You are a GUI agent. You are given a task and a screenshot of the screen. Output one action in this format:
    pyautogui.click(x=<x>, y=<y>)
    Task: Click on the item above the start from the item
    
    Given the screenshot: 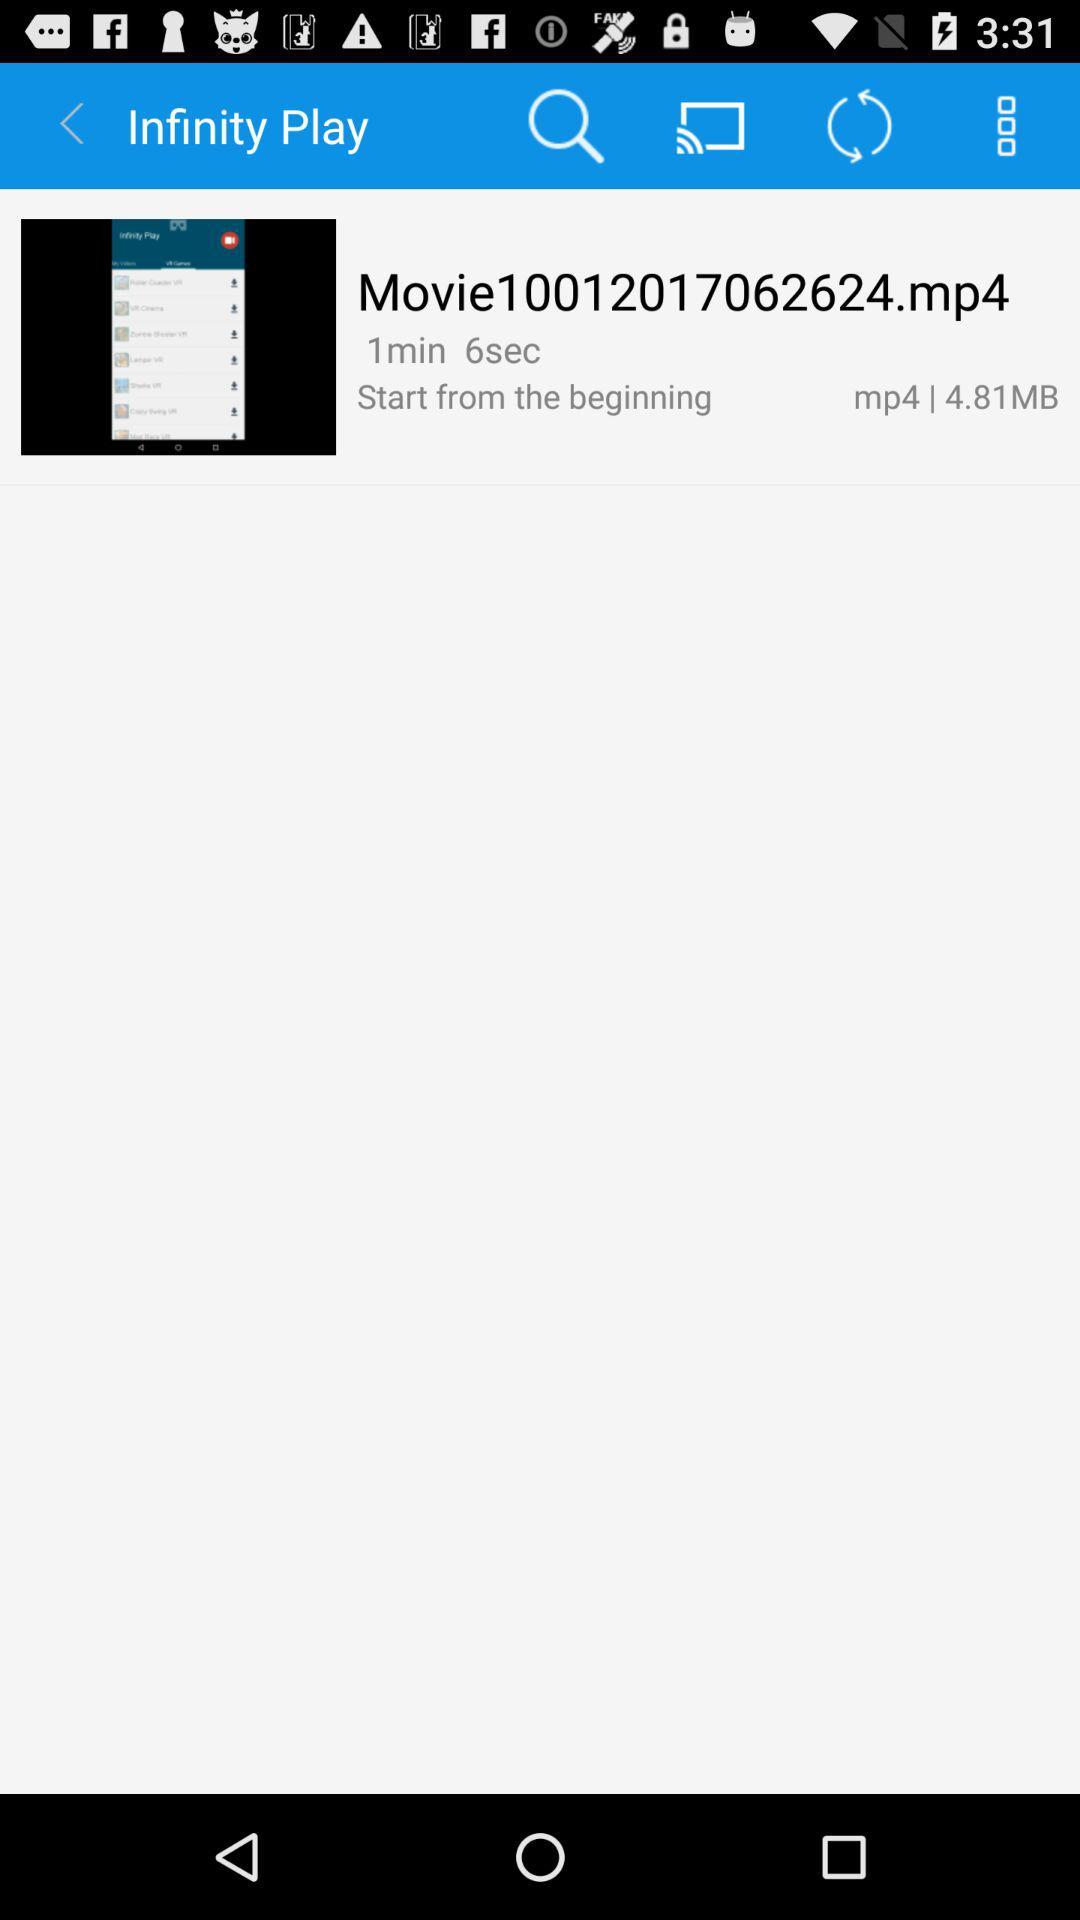 What is the action you would take?
    pyautogui.click(x=555, y=348)
    